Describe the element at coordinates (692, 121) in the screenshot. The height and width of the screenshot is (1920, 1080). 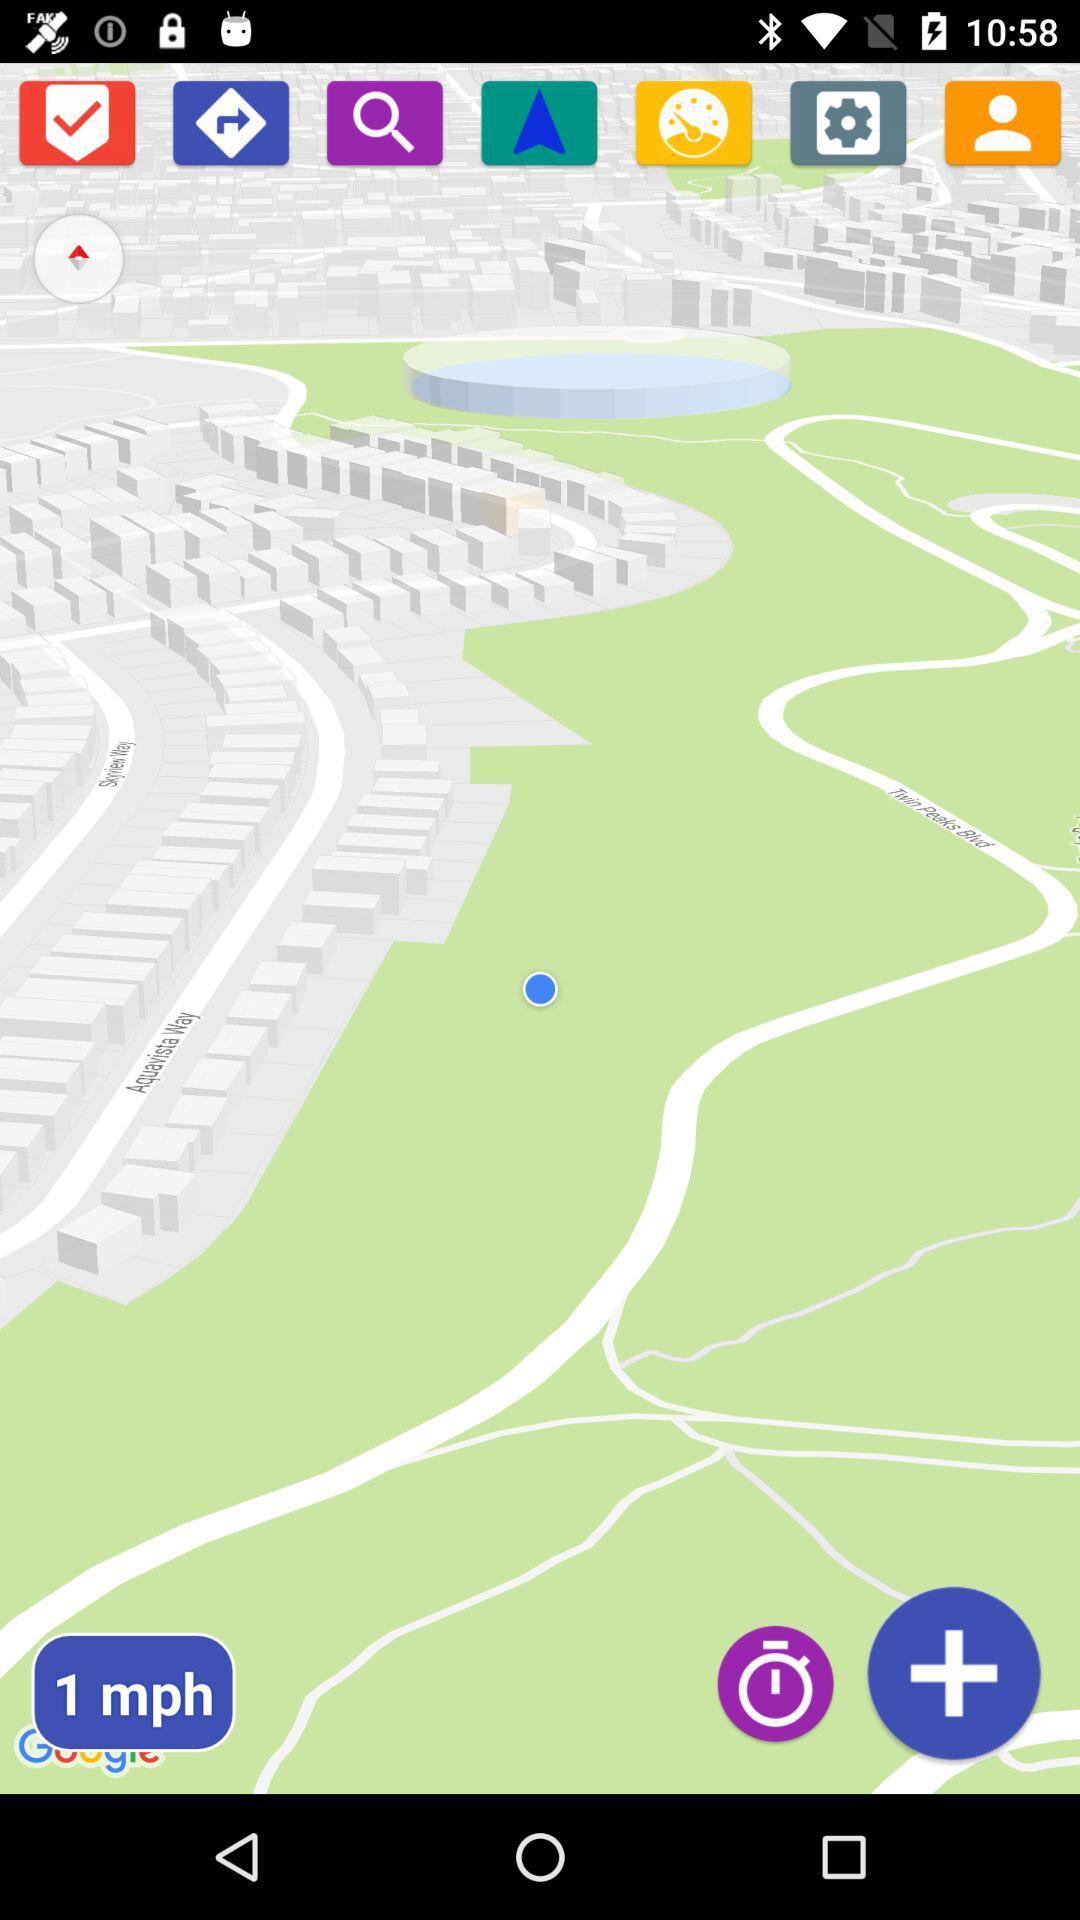
I see `adjust zoom and scale` at that location.